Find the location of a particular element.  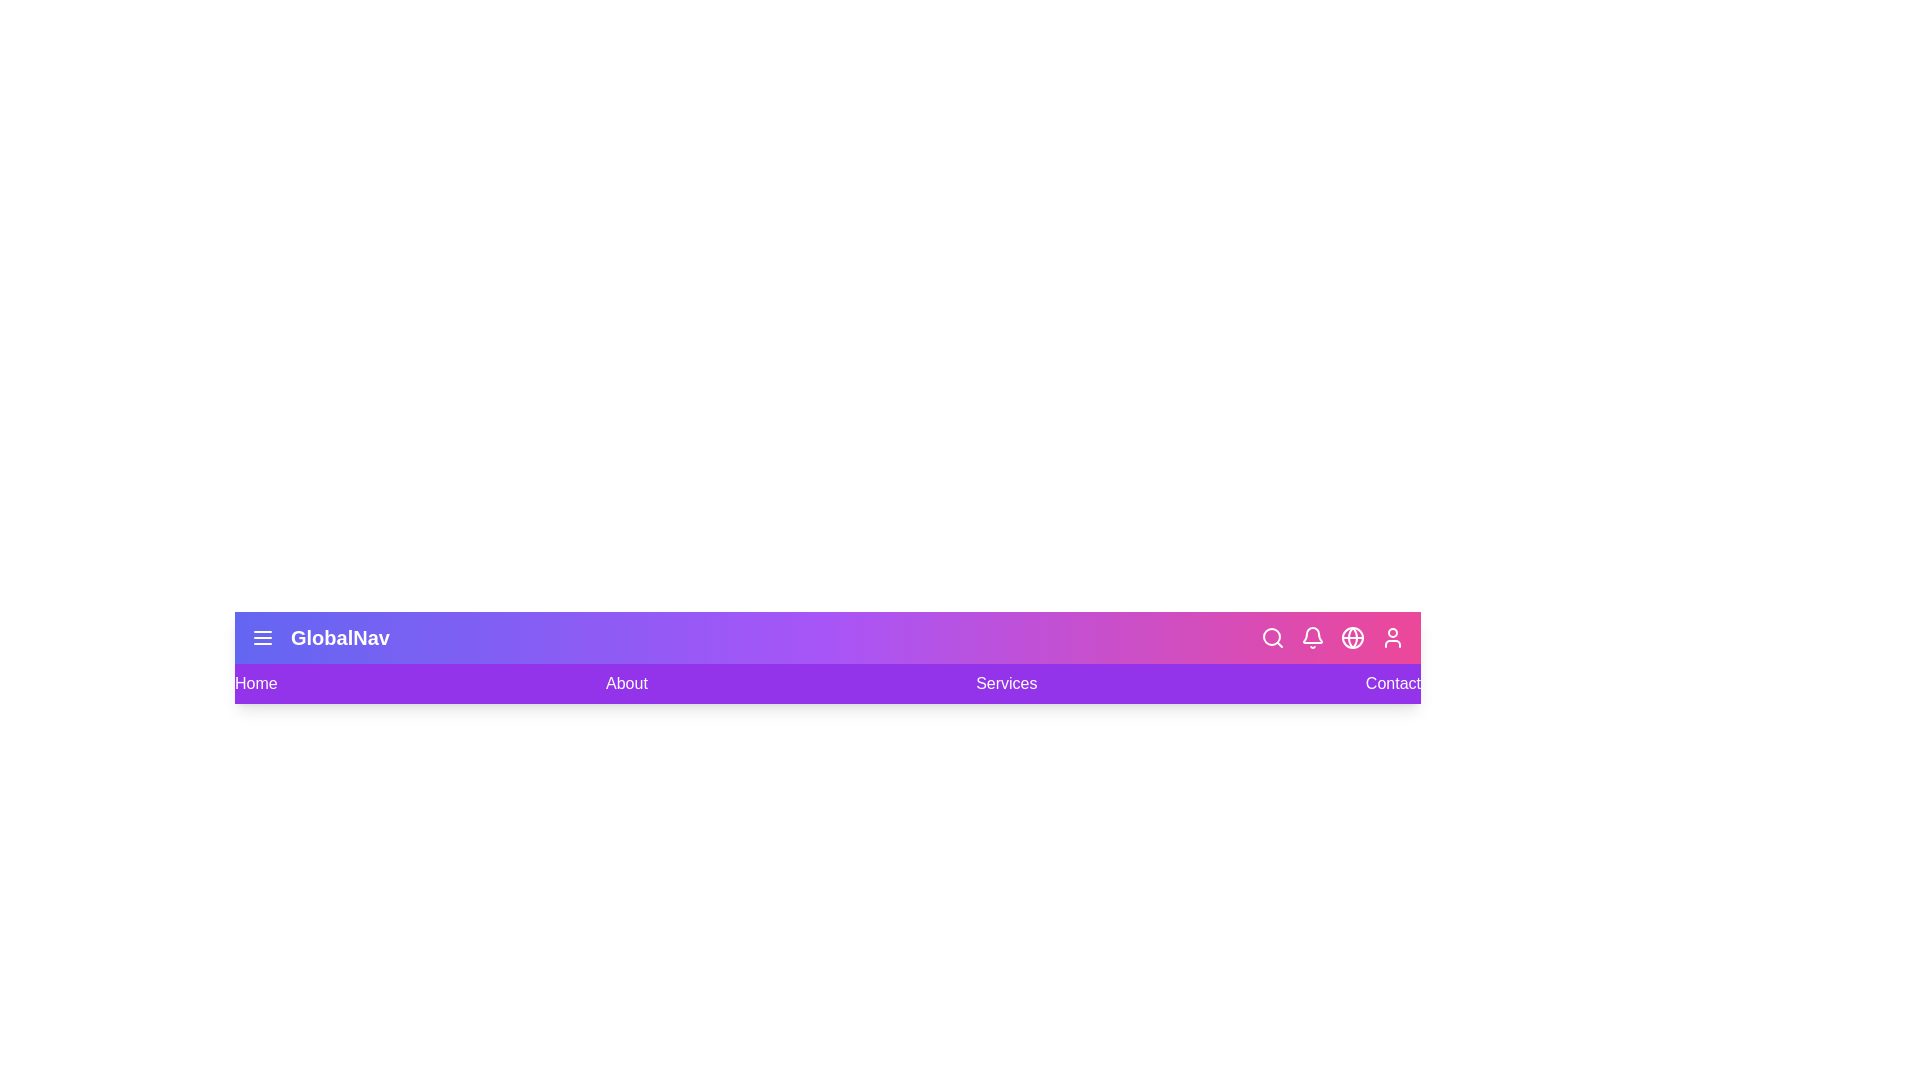

the navigation link labeled Home is located at coordinates (254, 682).